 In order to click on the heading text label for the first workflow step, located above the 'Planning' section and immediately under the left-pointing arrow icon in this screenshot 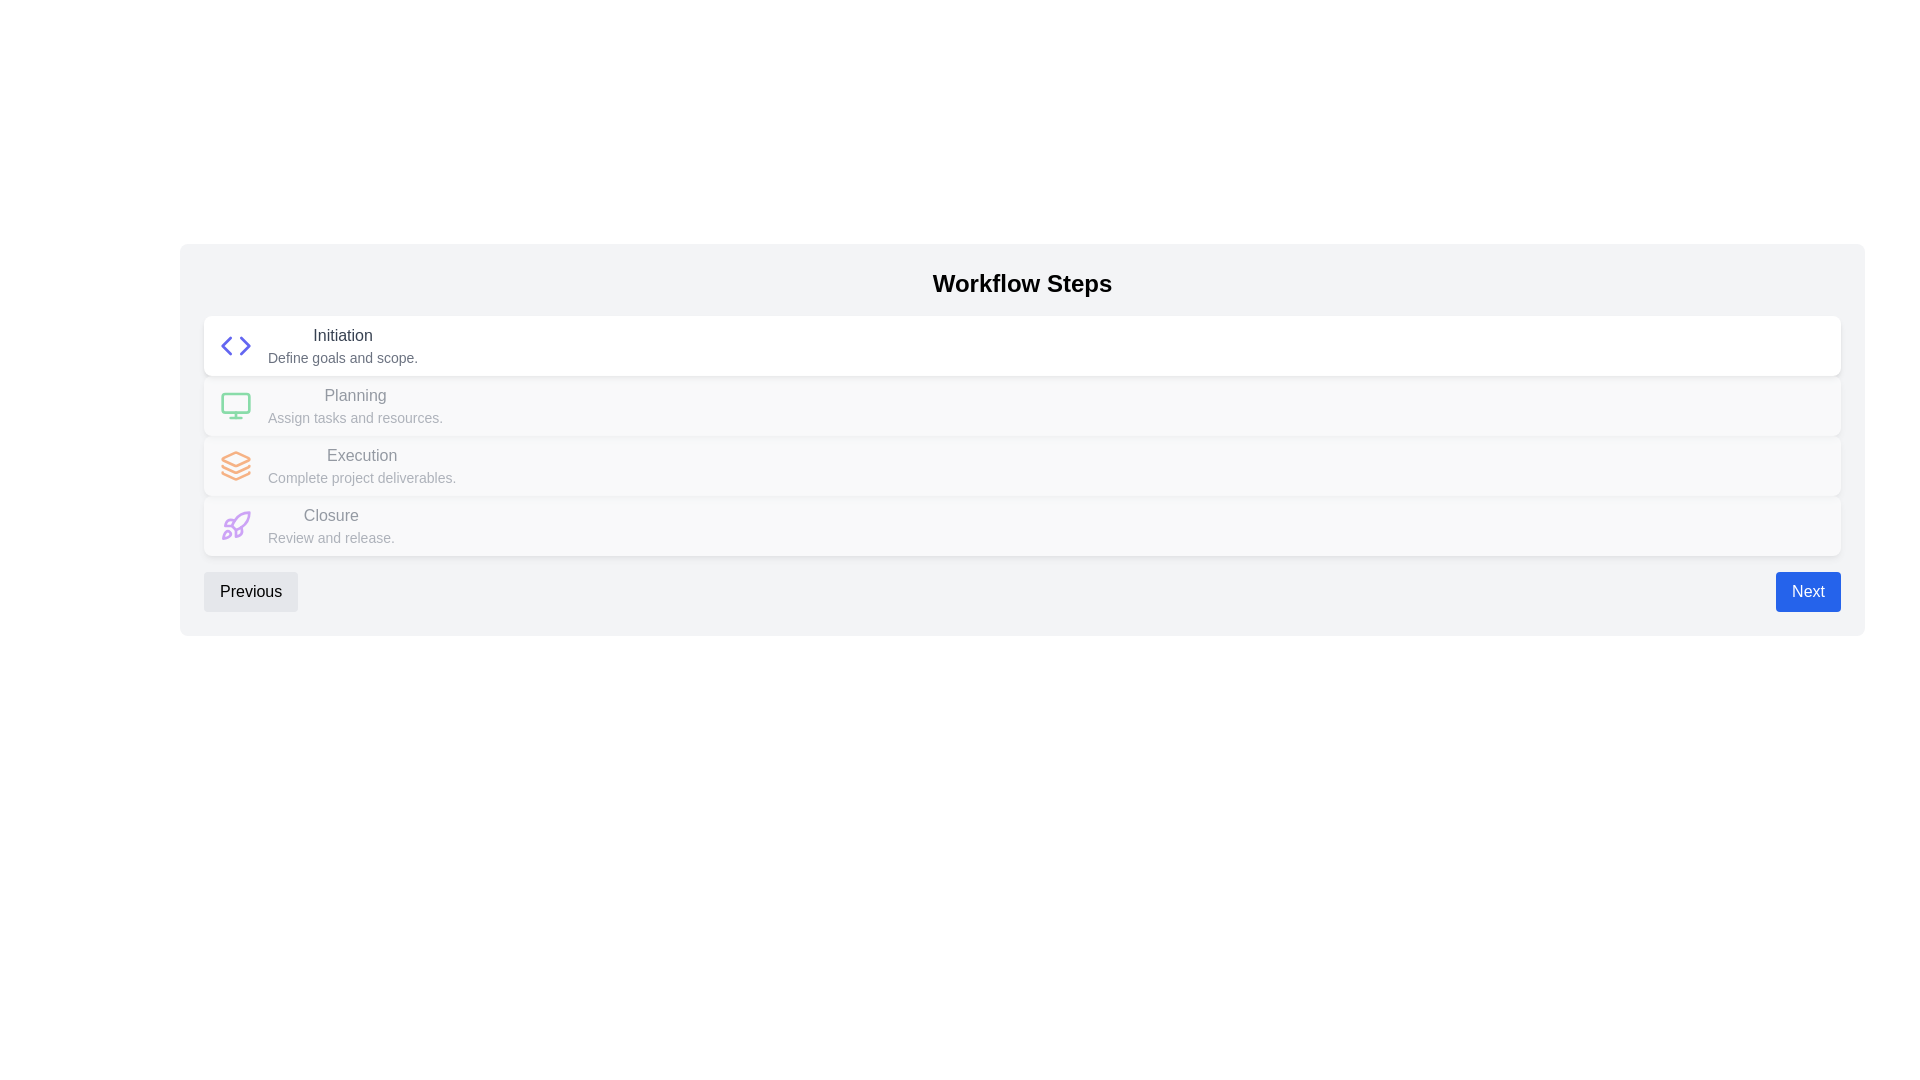, I will do `click(343, 334)`.